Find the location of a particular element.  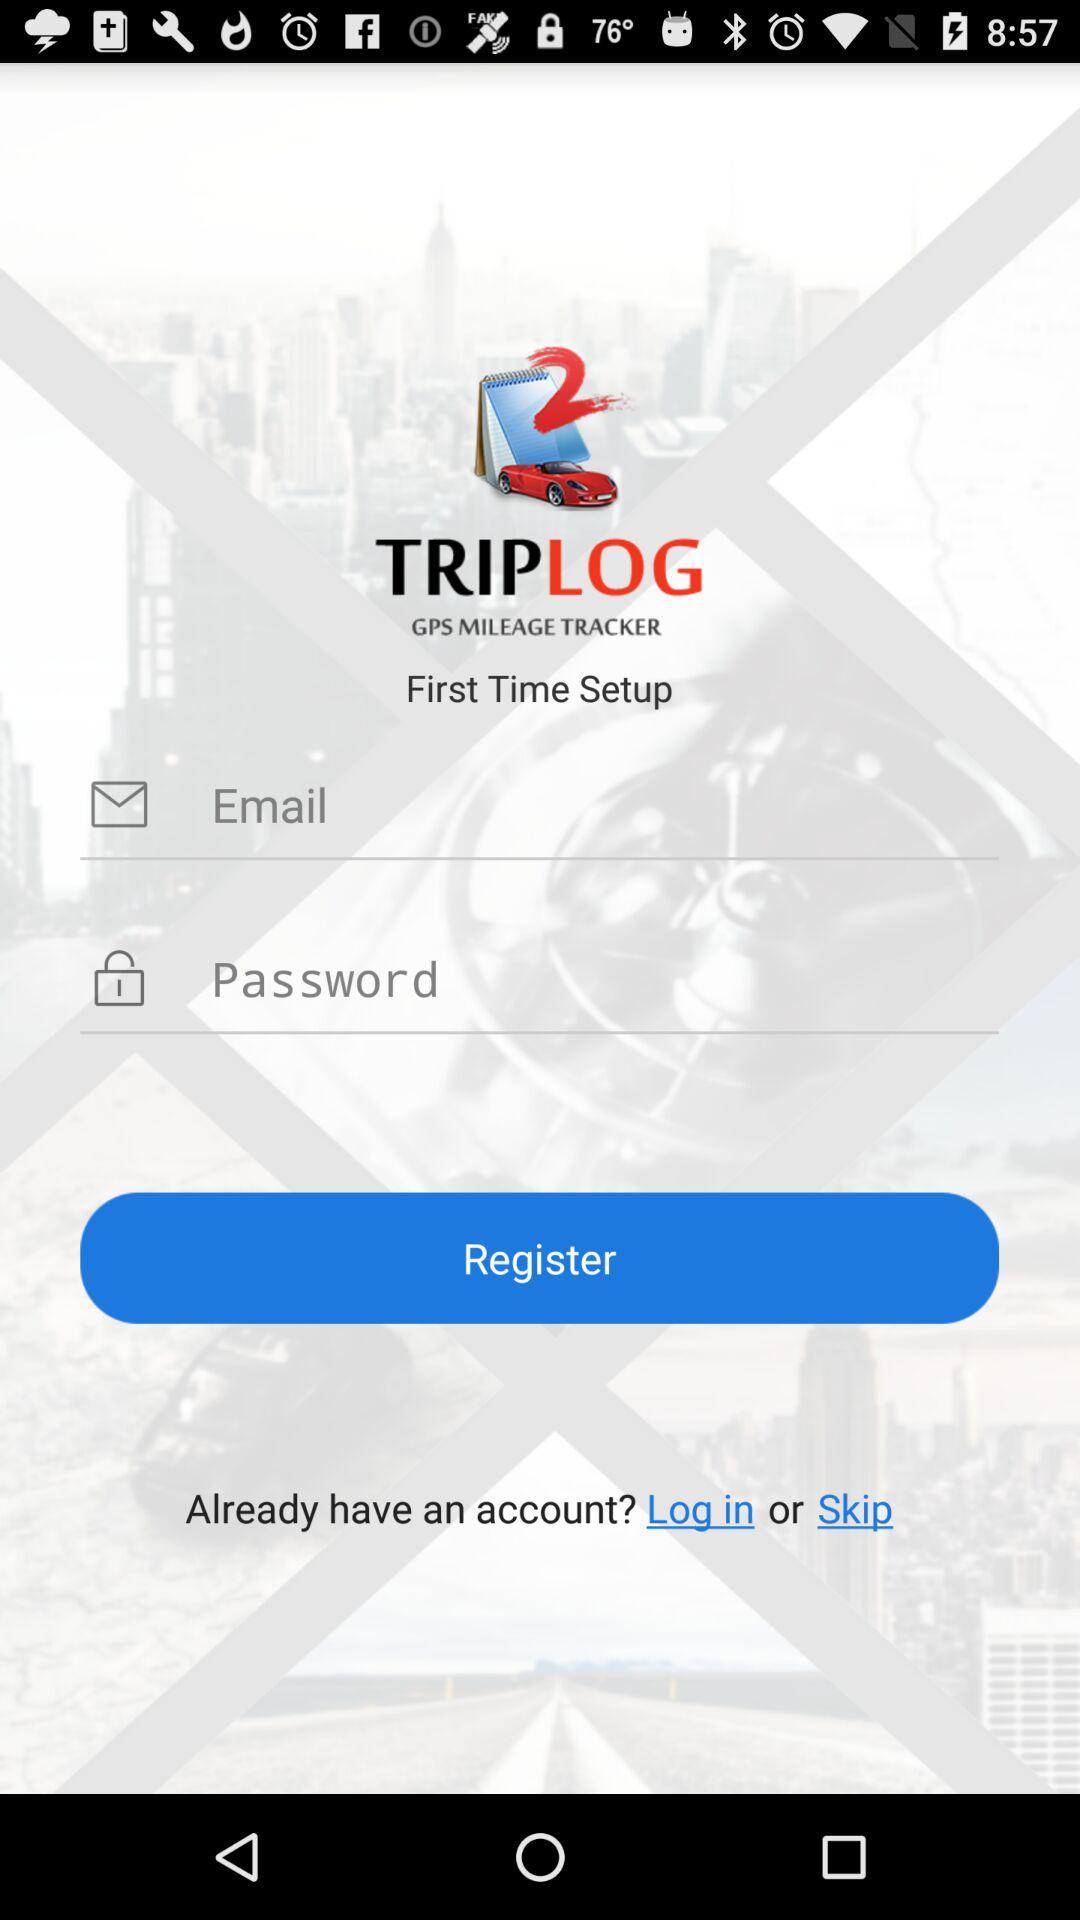

set up email for triplog is located at coordinates (604, 804).